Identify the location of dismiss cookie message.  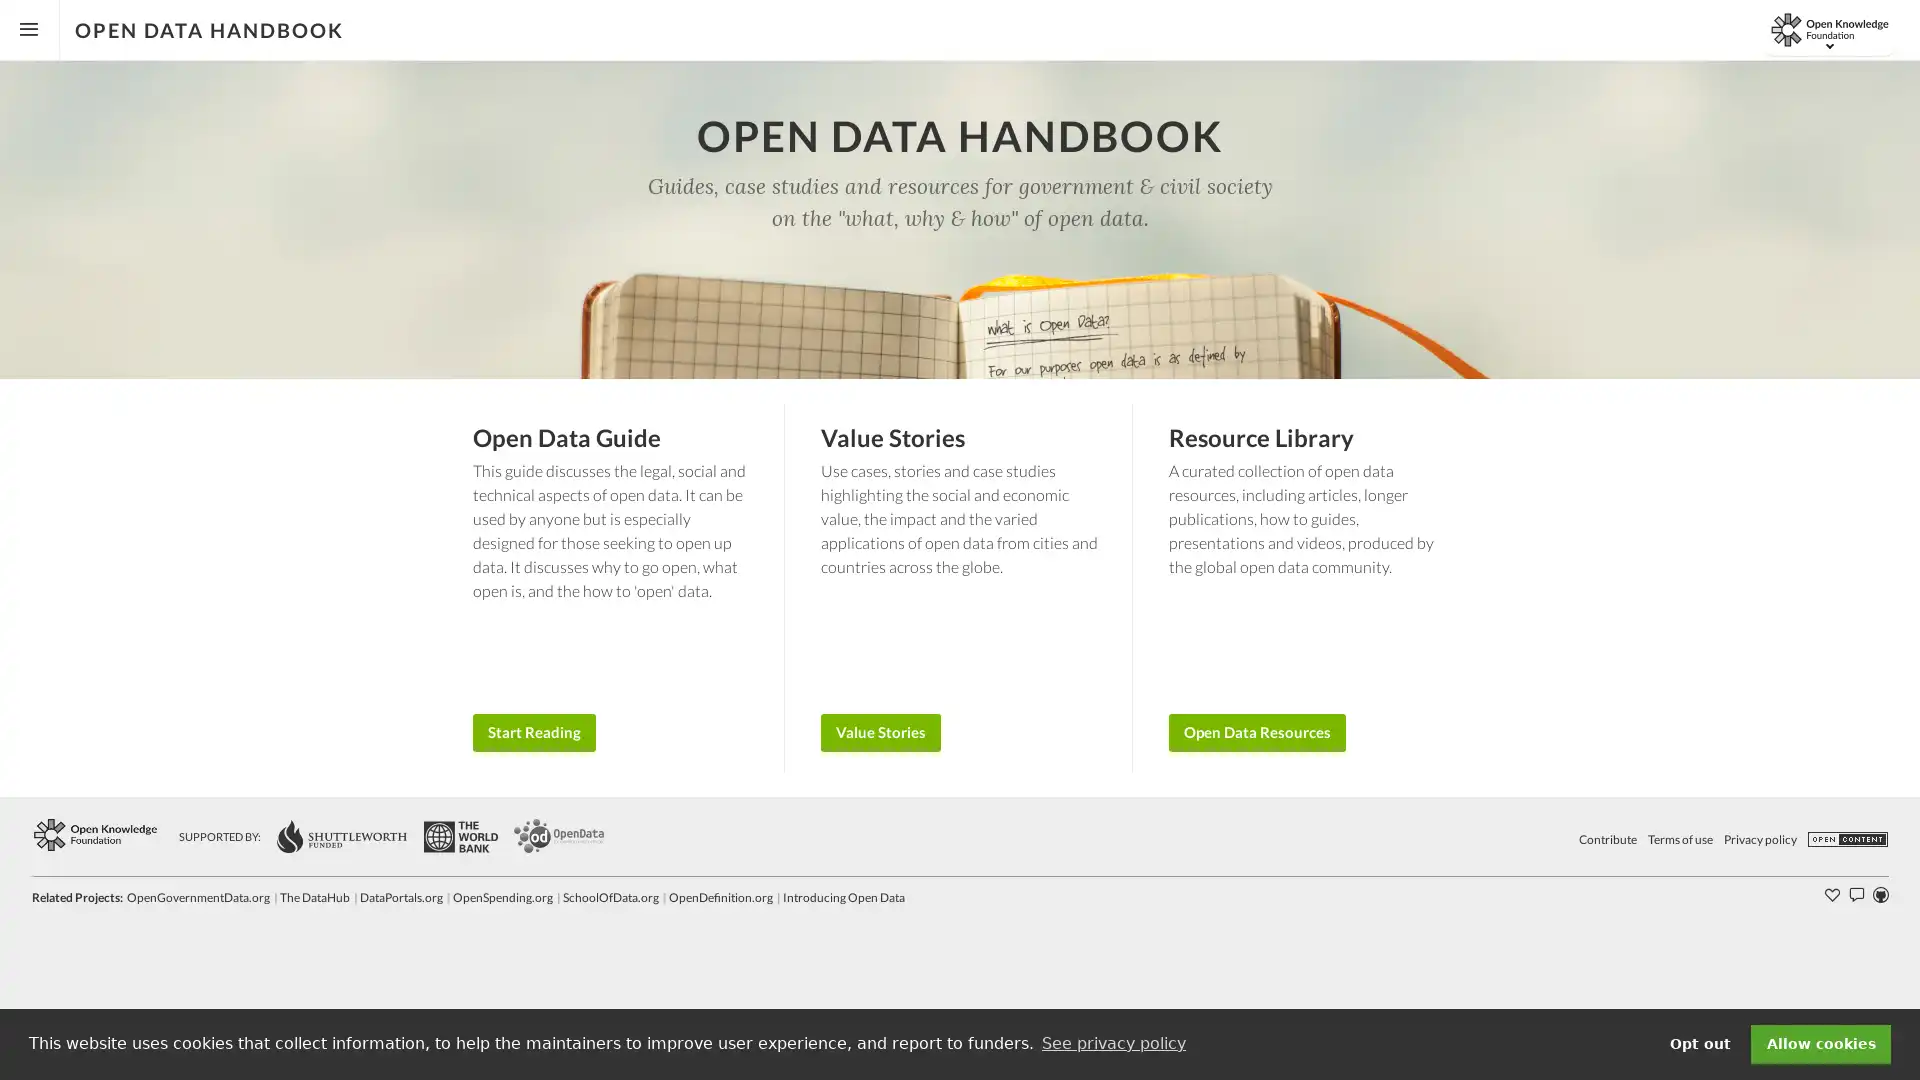
(1820, 1043).